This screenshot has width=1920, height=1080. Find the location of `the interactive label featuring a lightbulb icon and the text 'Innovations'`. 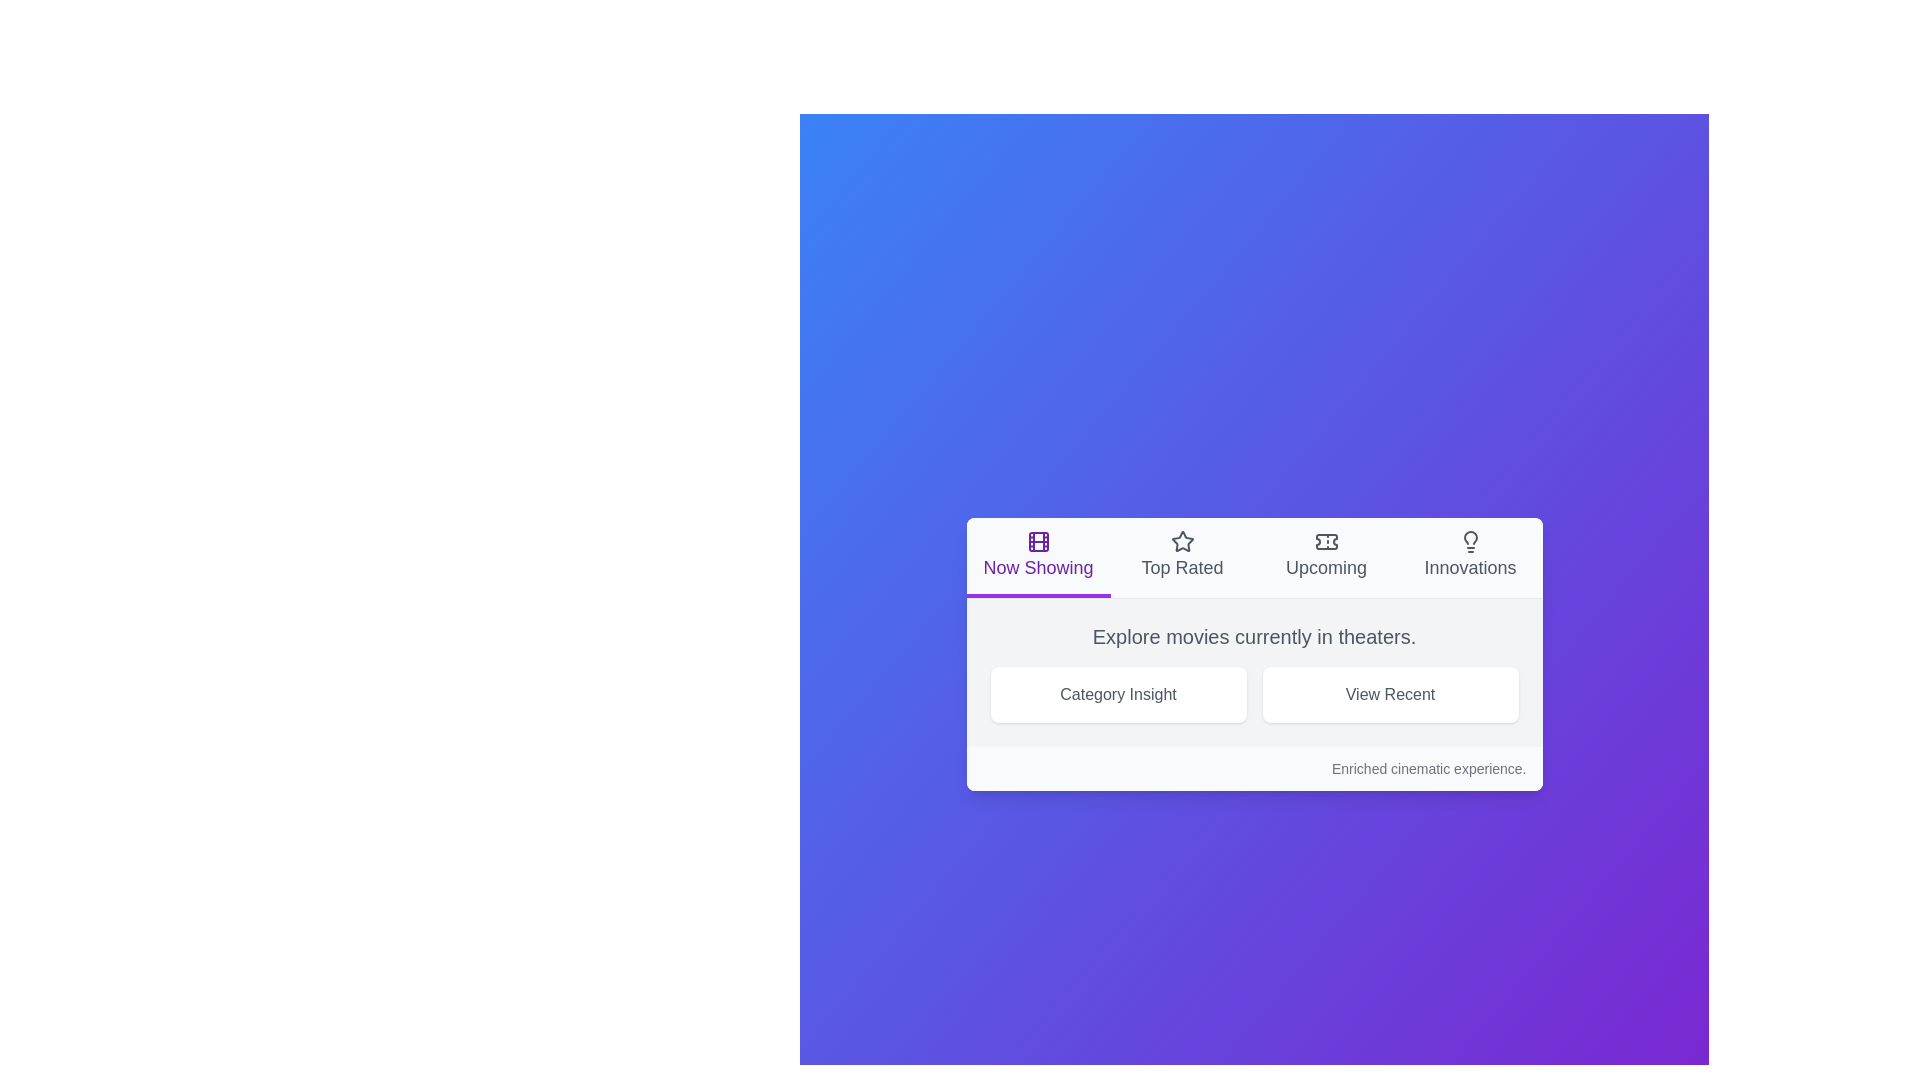

the interactive label featuring a lightbulb icon and the text 'Innovations' is located at coordinates (1470, 555).